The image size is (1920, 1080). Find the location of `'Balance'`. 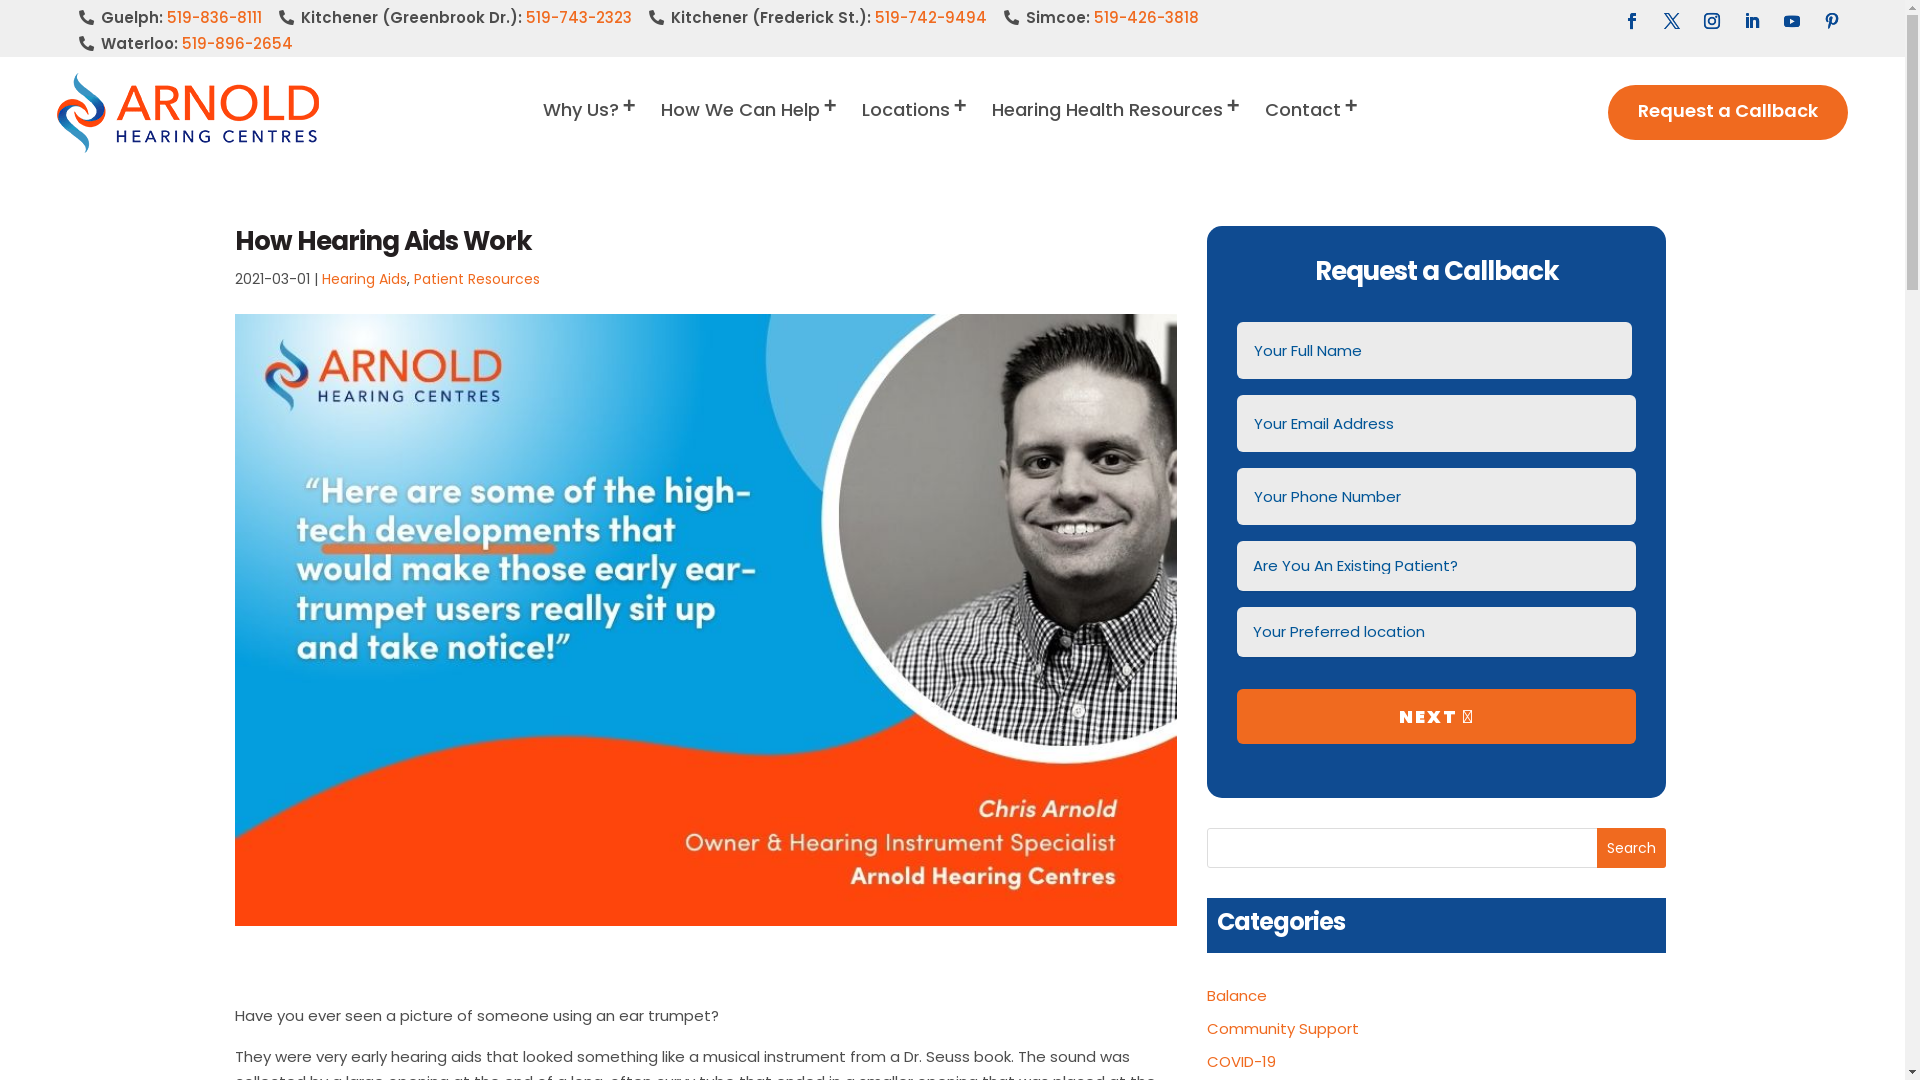

'Balance' is located at coordinates (1205, 995).